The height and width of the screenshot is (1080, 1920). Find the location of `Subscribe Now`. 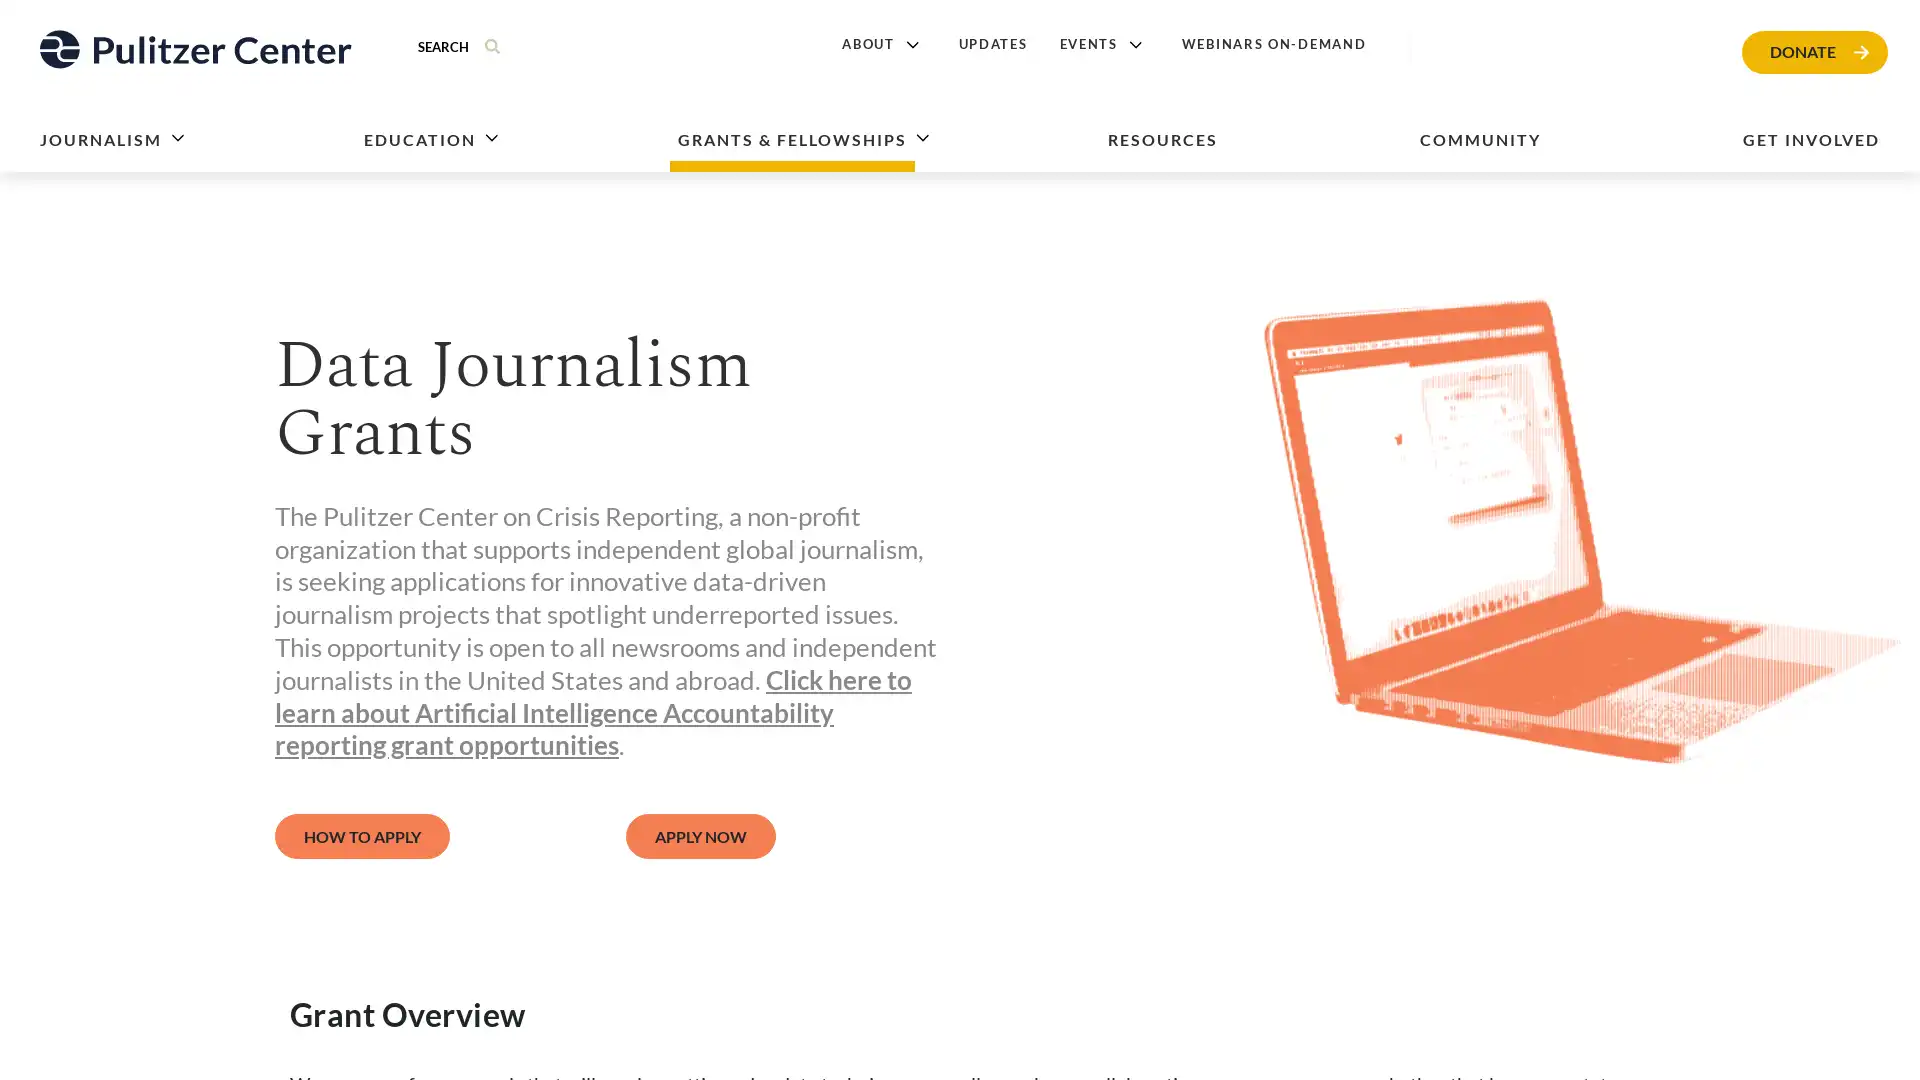

Subscribe Now is located at coordinates (1117, 633).